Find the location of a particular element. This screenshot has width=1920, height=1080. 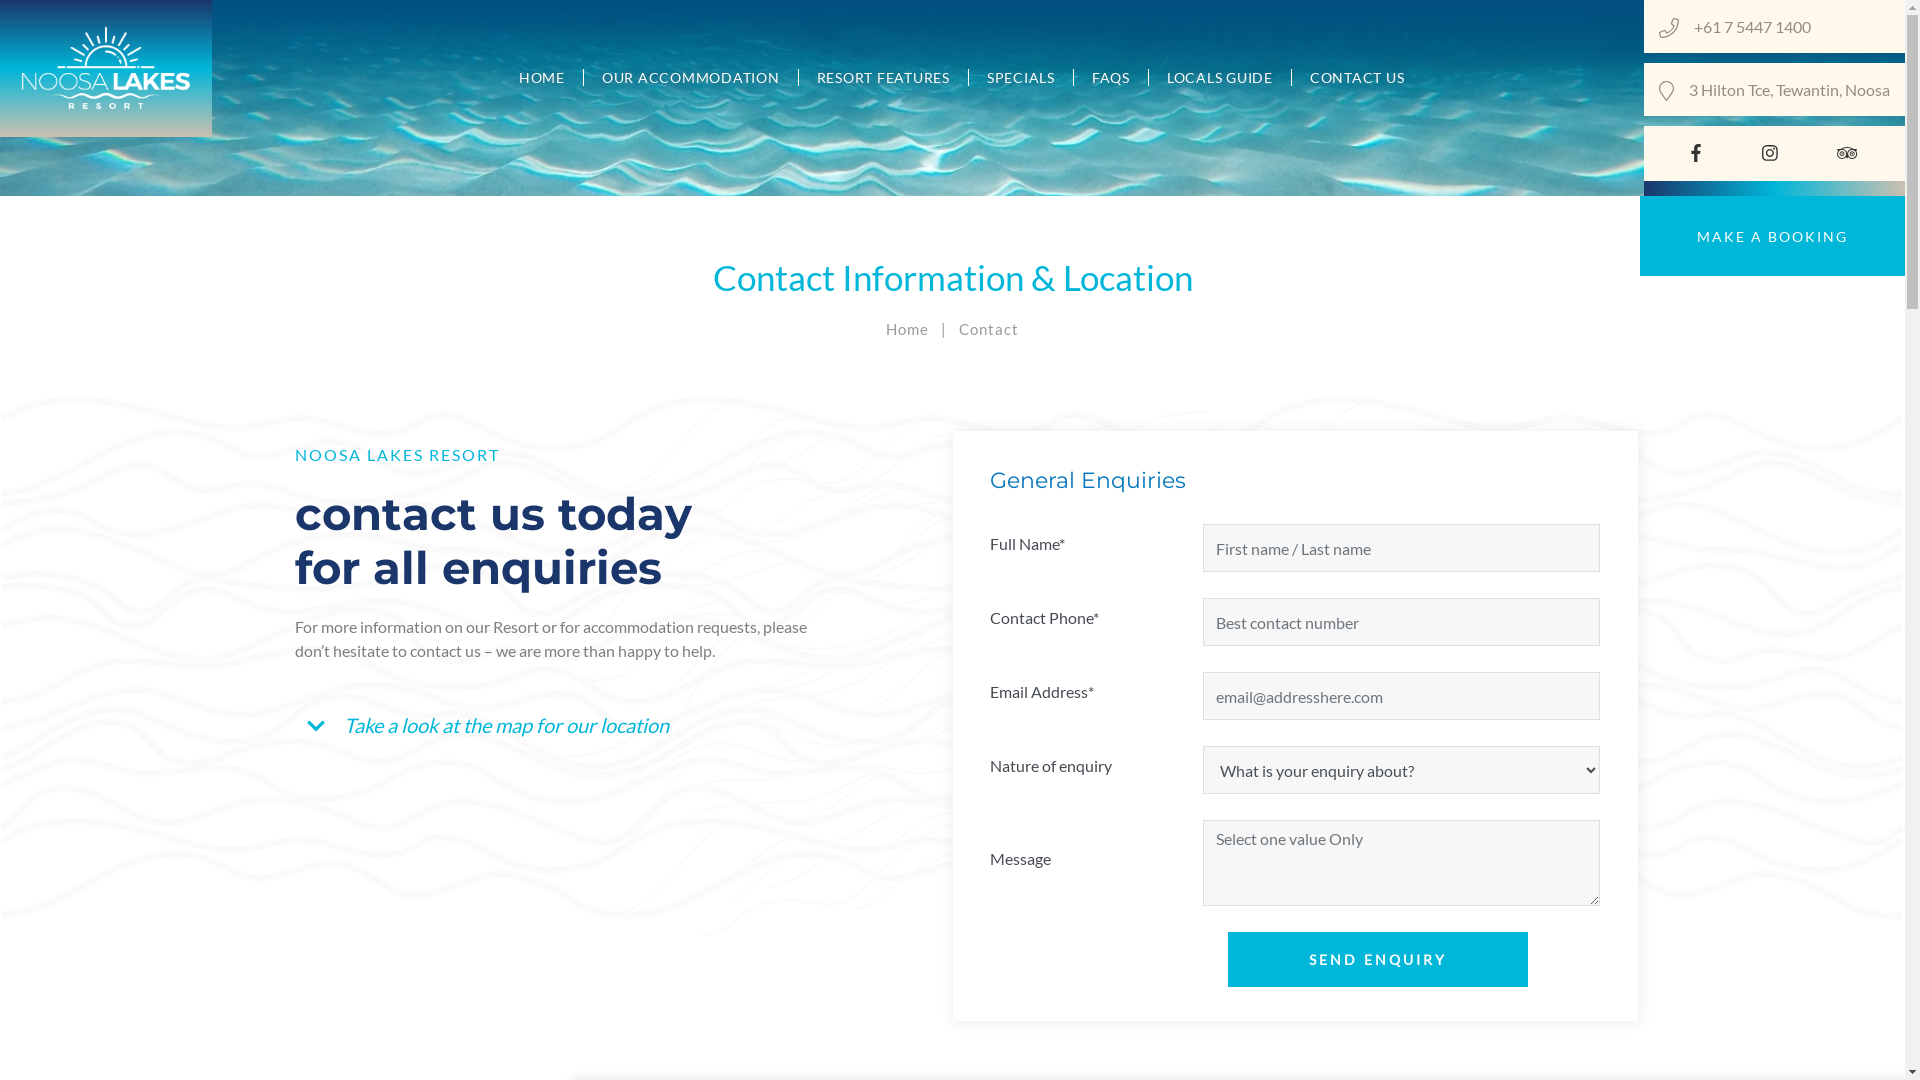

'Home' is located at coordinates (906, 327).